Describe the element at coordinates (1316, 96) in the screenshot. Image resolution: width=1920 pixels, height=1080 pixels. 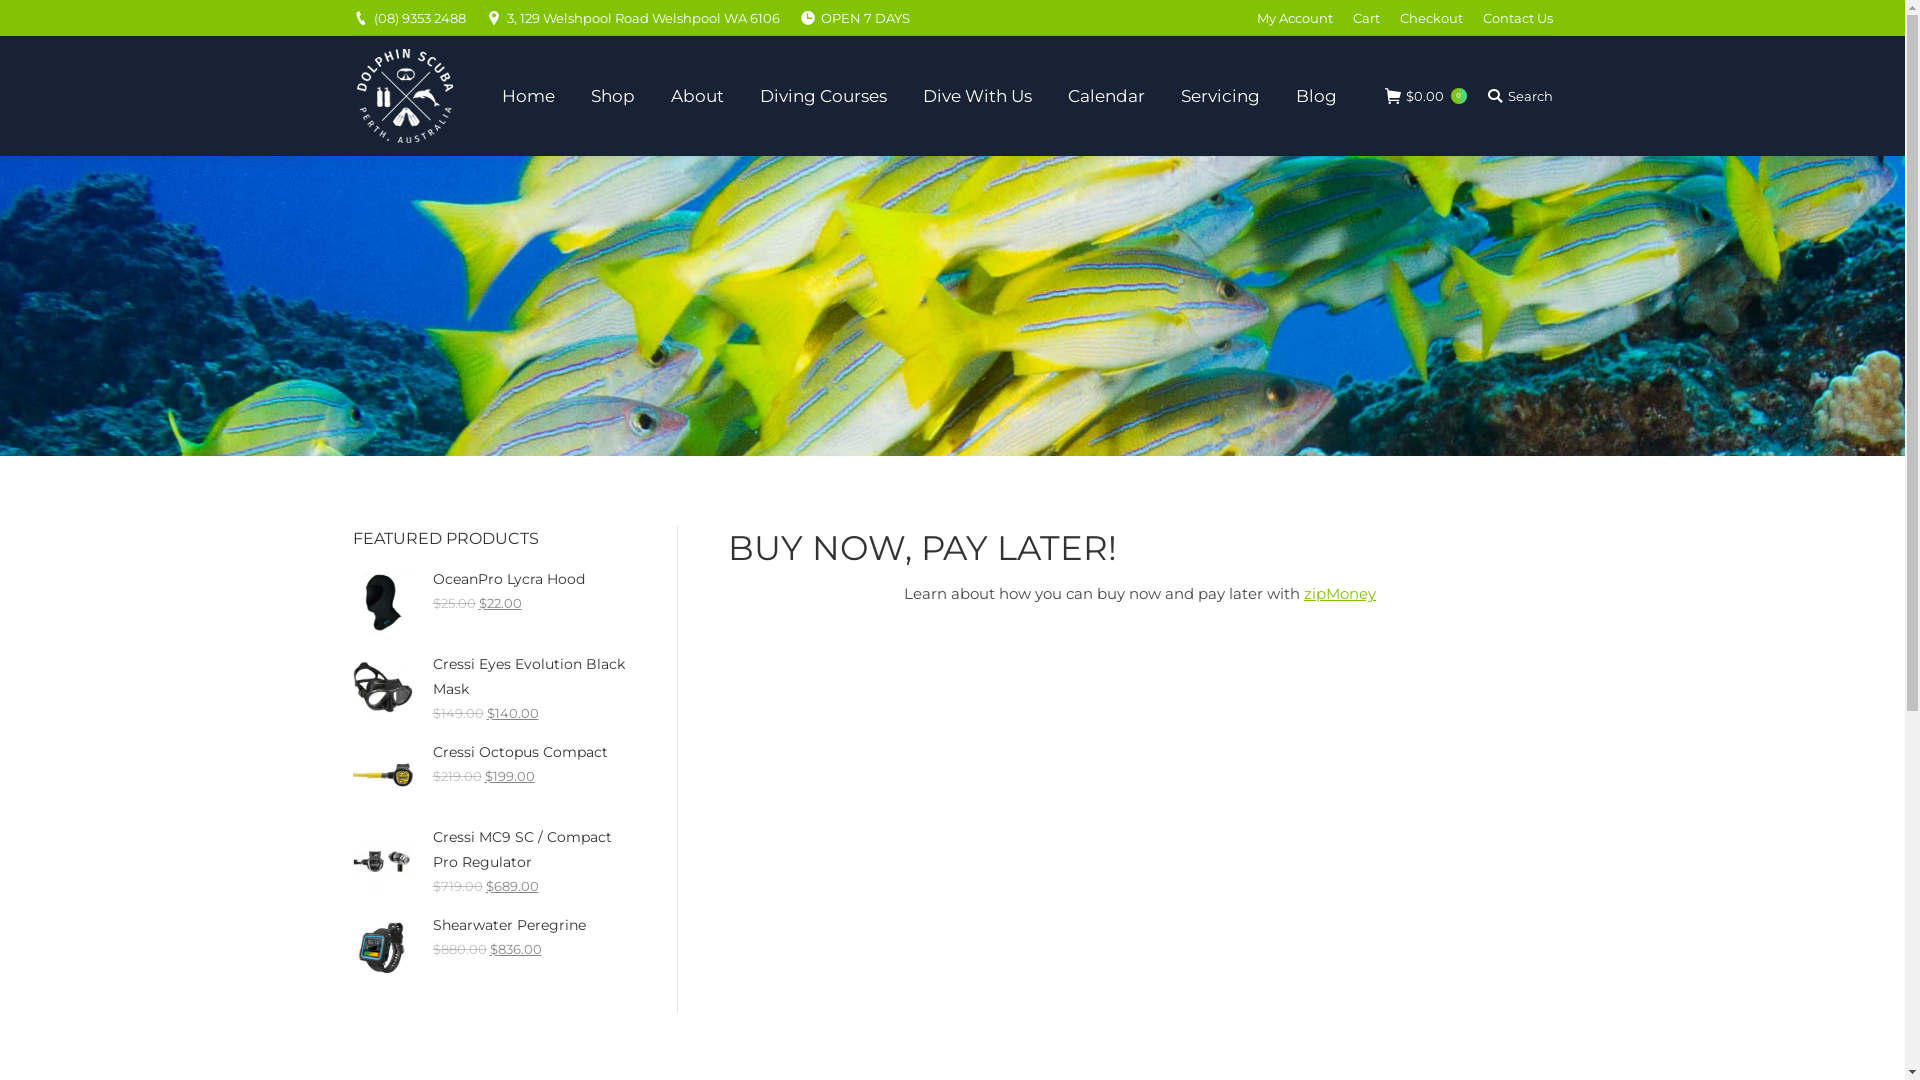
I see `'Blog'` at that location.